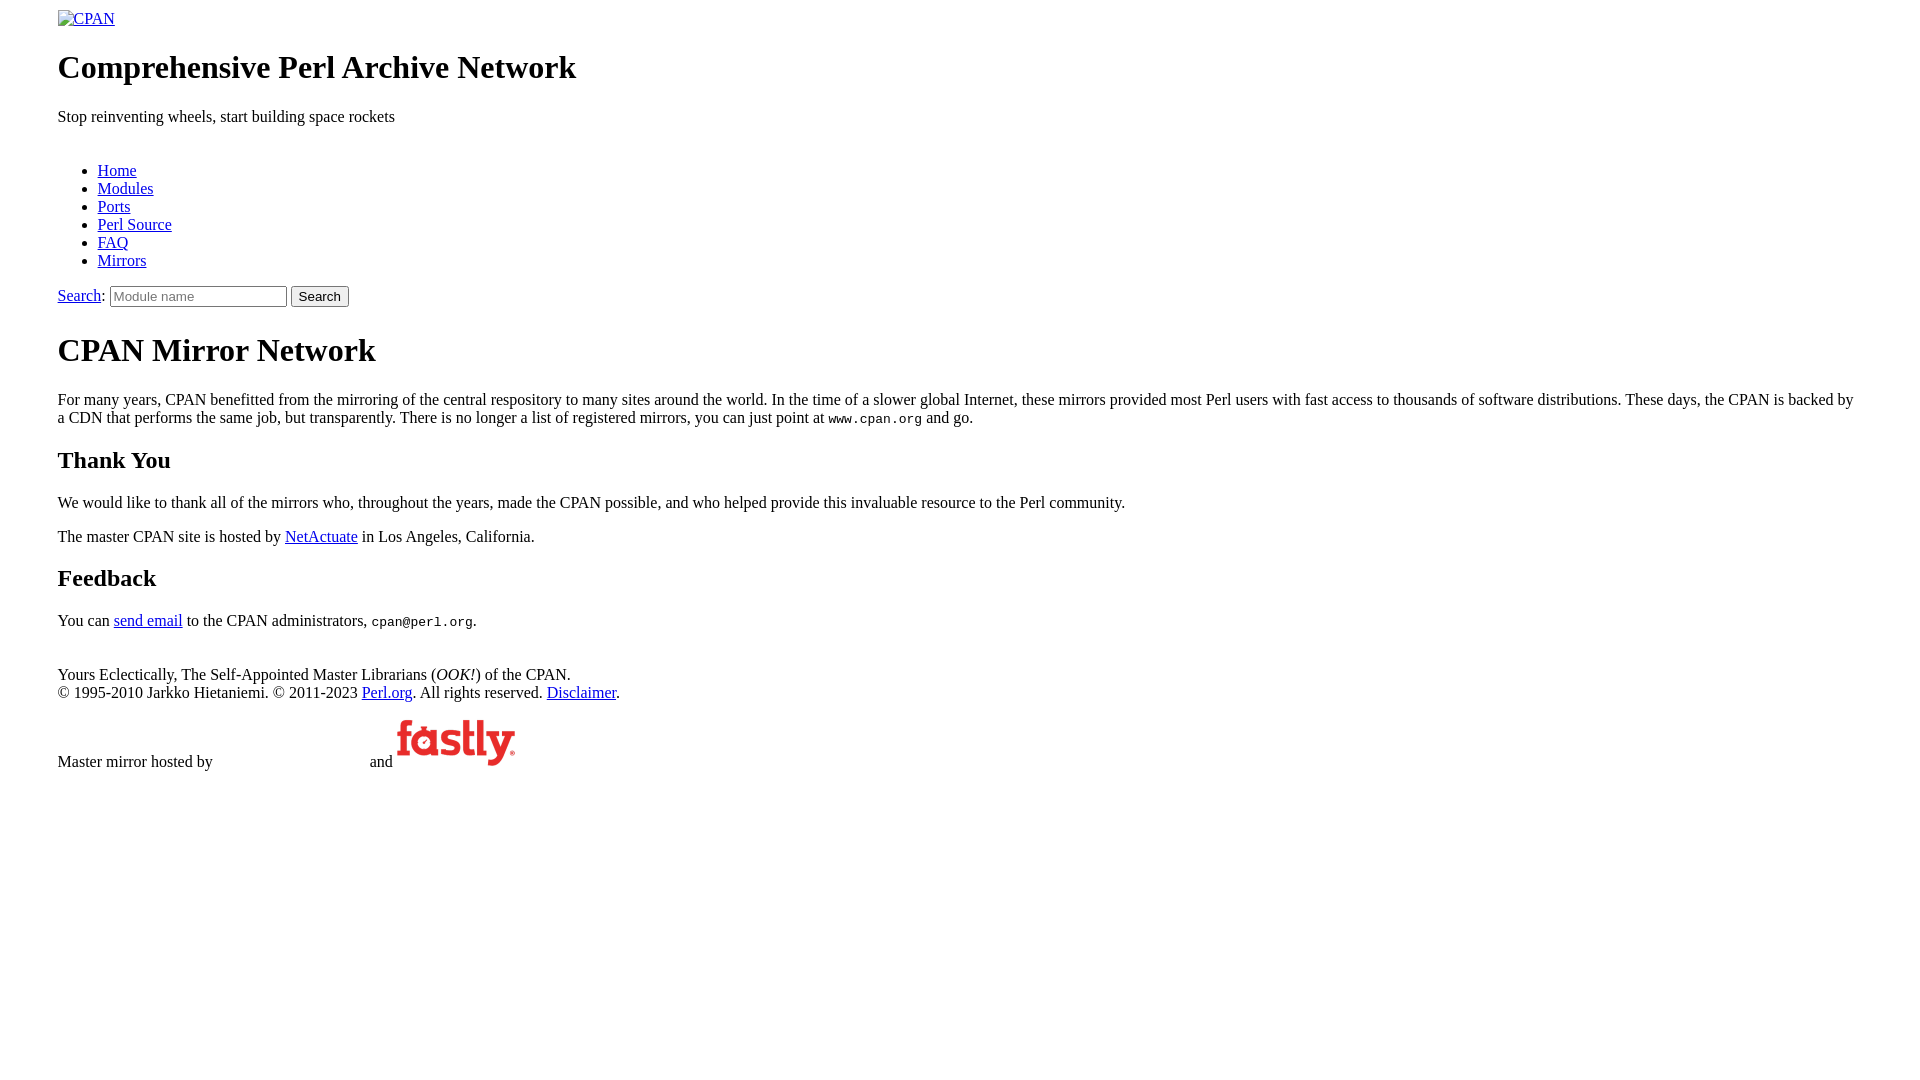 This screenshot has width=1920, height=1080. What do you see at coordinates (147, 619) in the screenshot?
I see `'send email'` at bounding box center [147, 619].